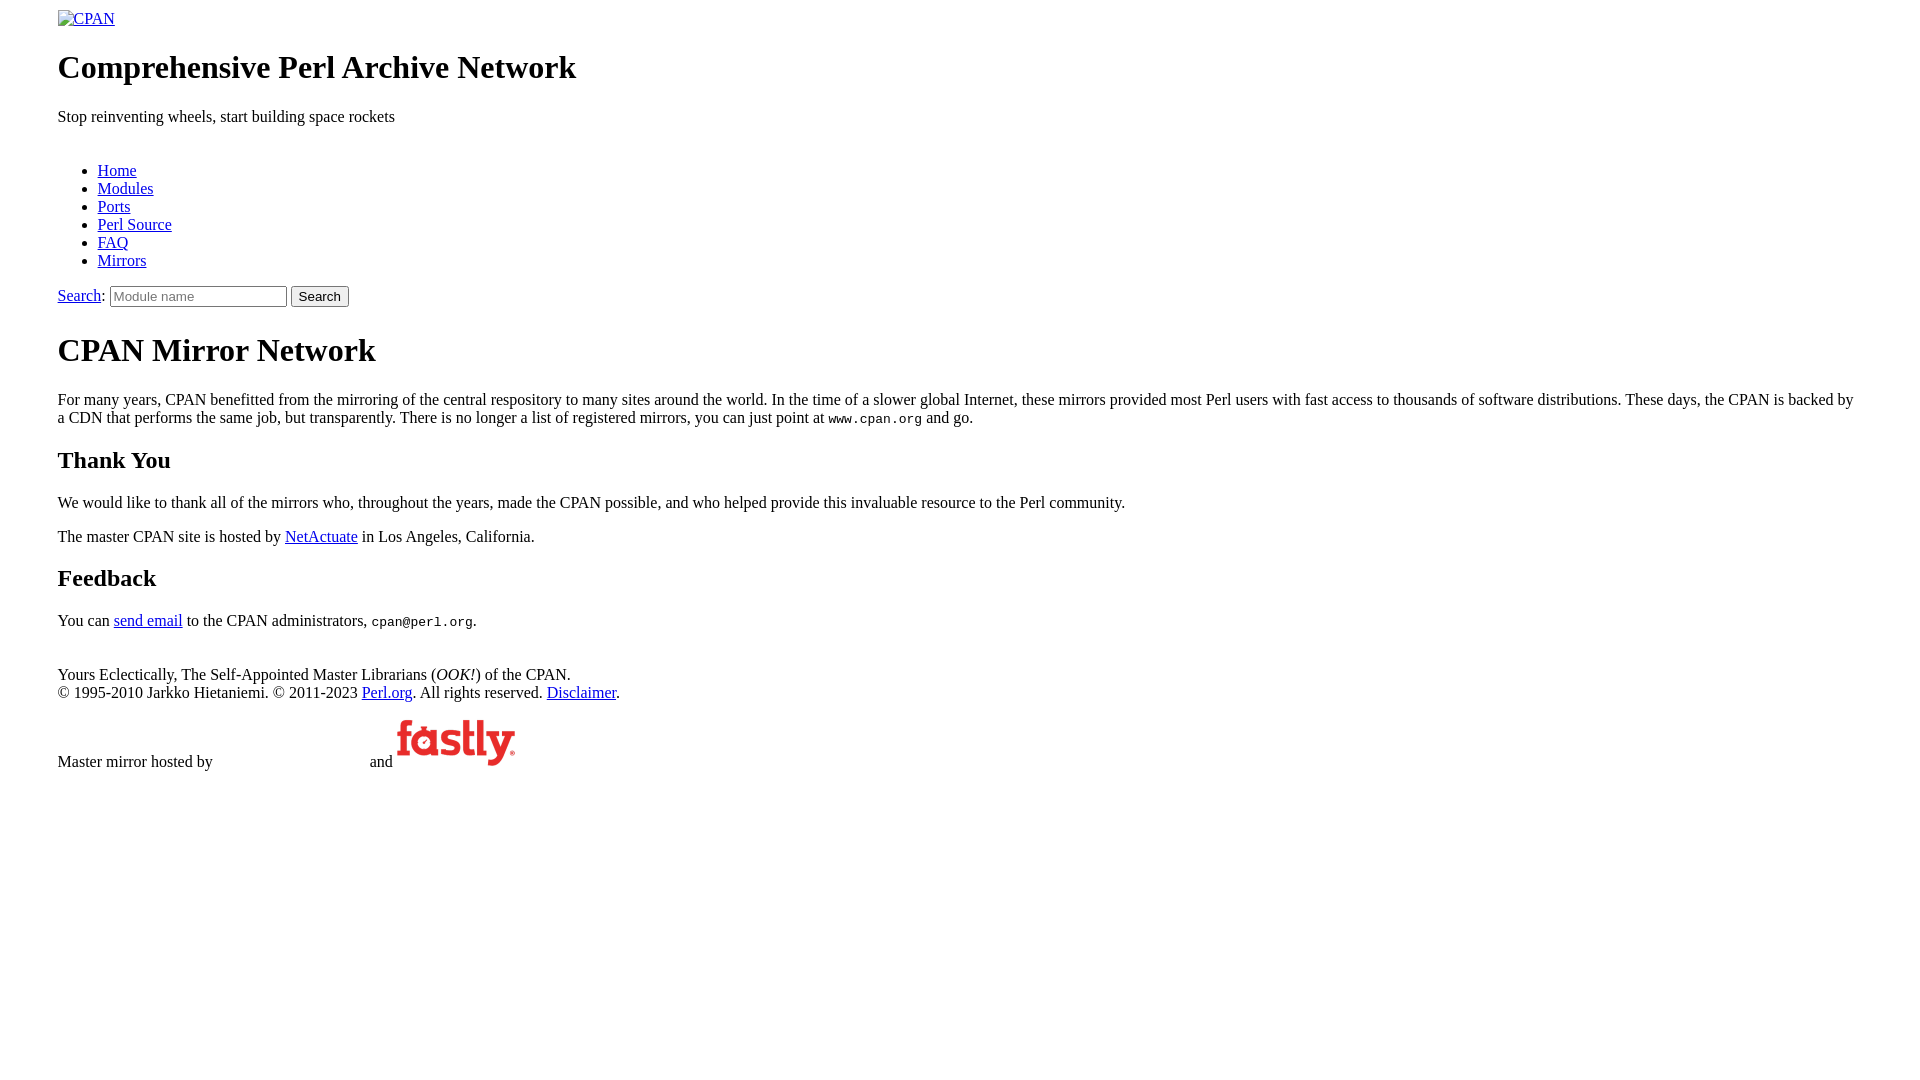 This screenshot has width=1920, height=1080. What do you see at coordinates (147, 619) in the screenshot?
I see `'send email'` at bounding box center [147, 619].